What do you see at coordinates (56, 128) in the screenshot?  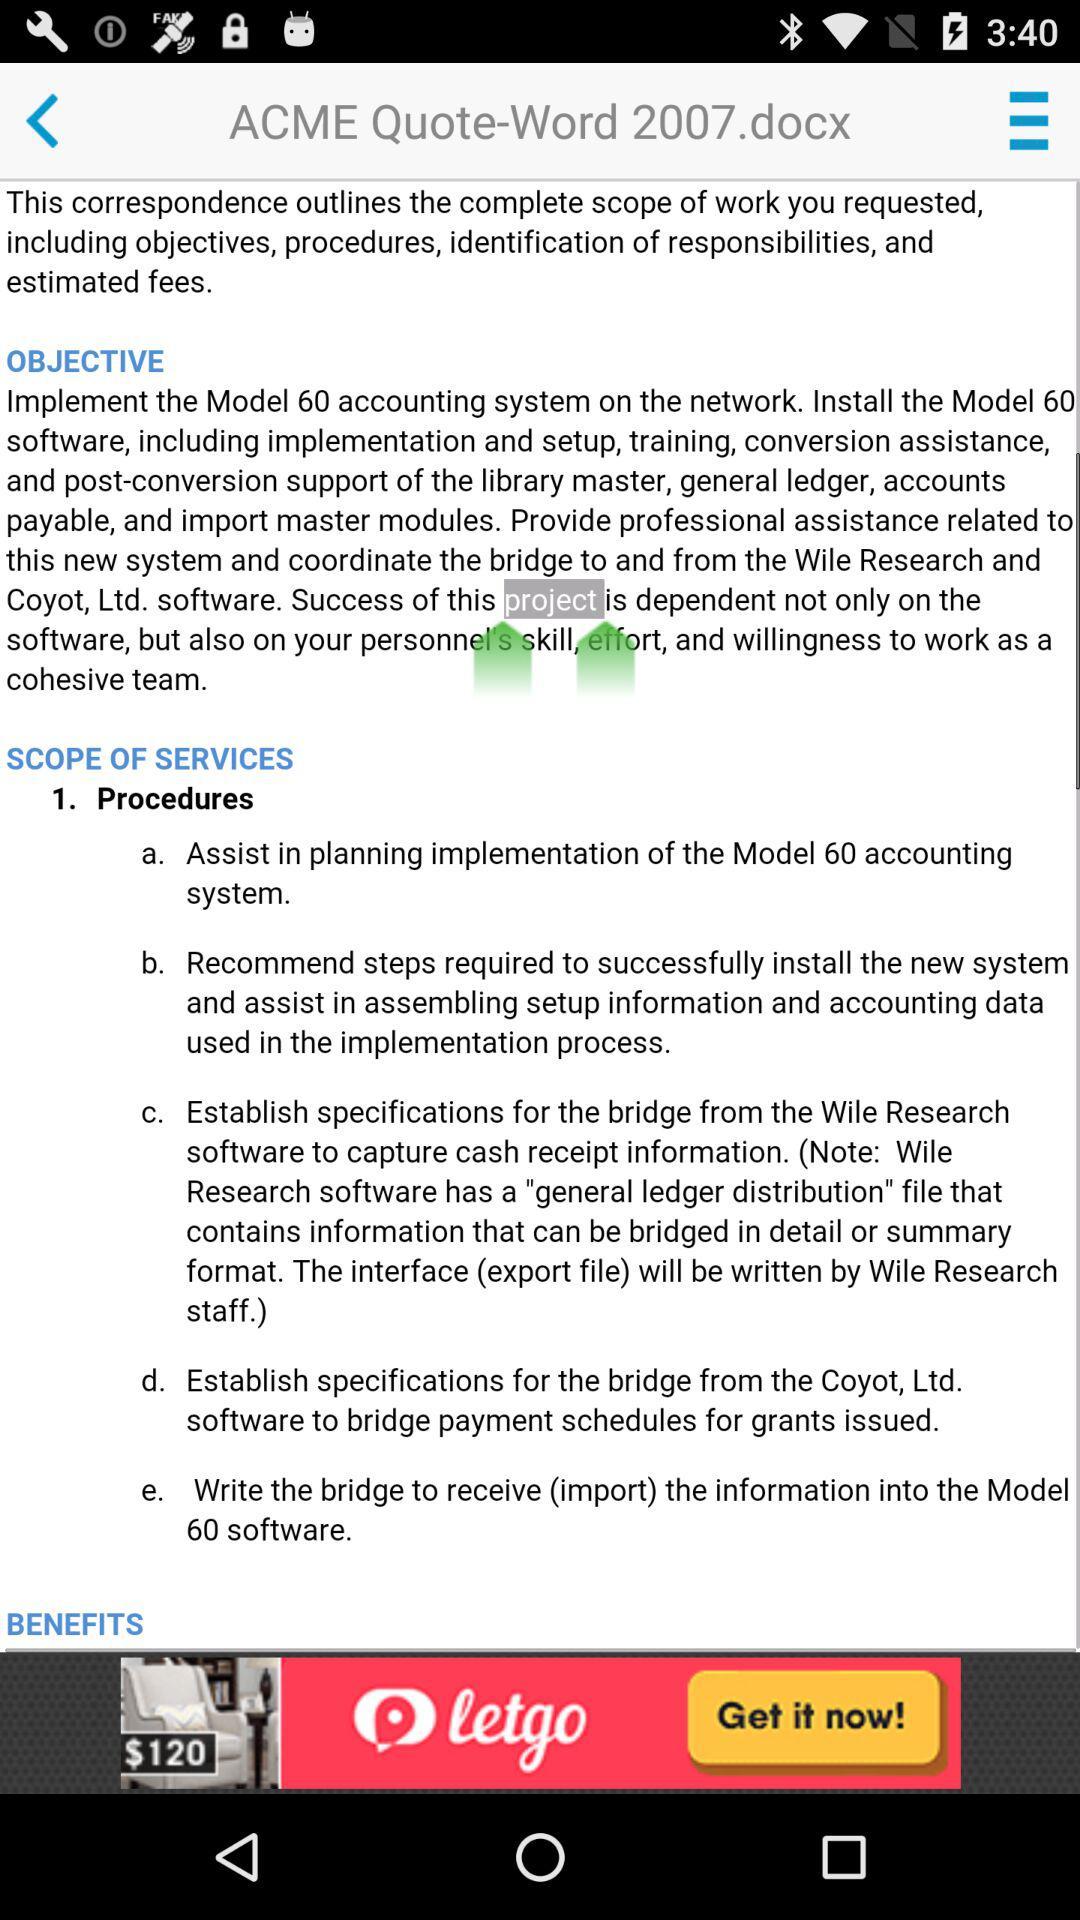 I see `the arrow_backward icon` at bounding box center [56, 128].